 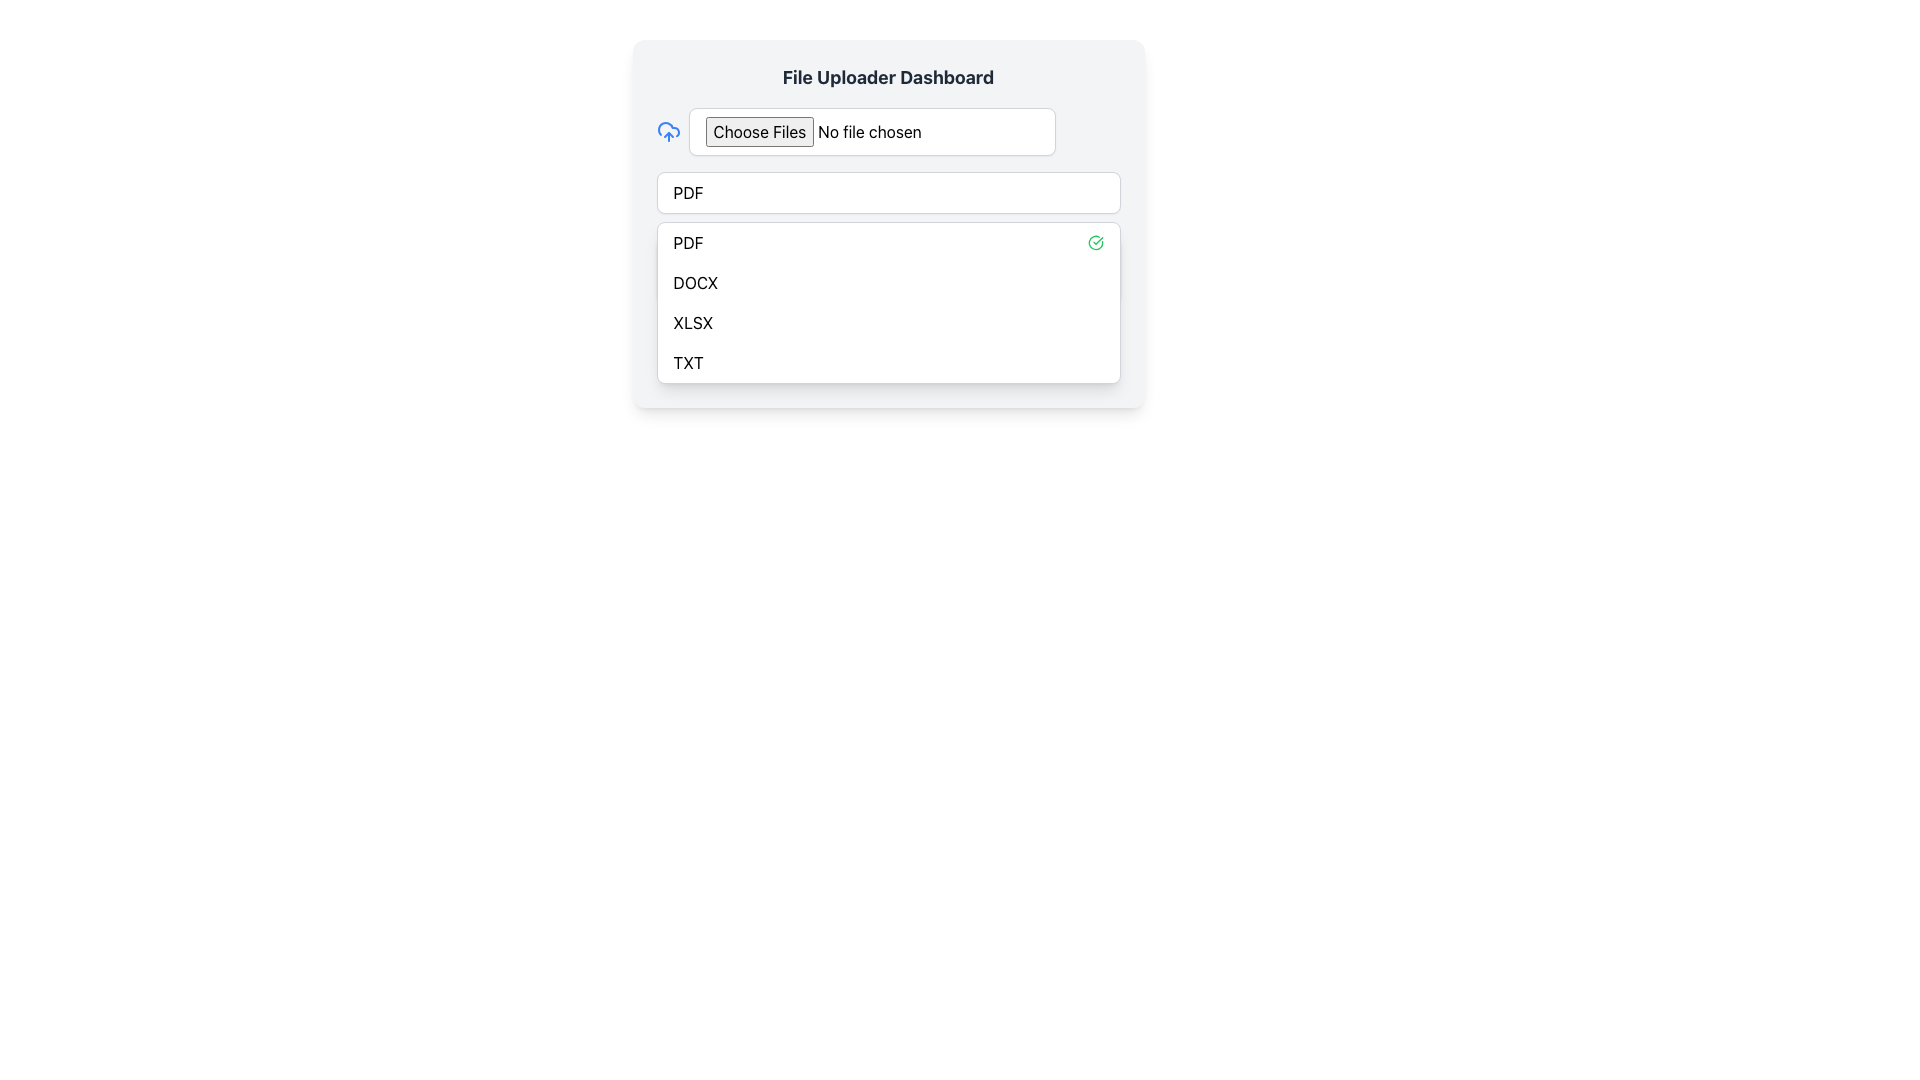 What do you see at coordinates (887, 282) in the screenshot?
I see `the 'DOCX' list item in the dropdown menu, which is the second option and styled with a bold font and hover effect` at bounding box center [887, 282].